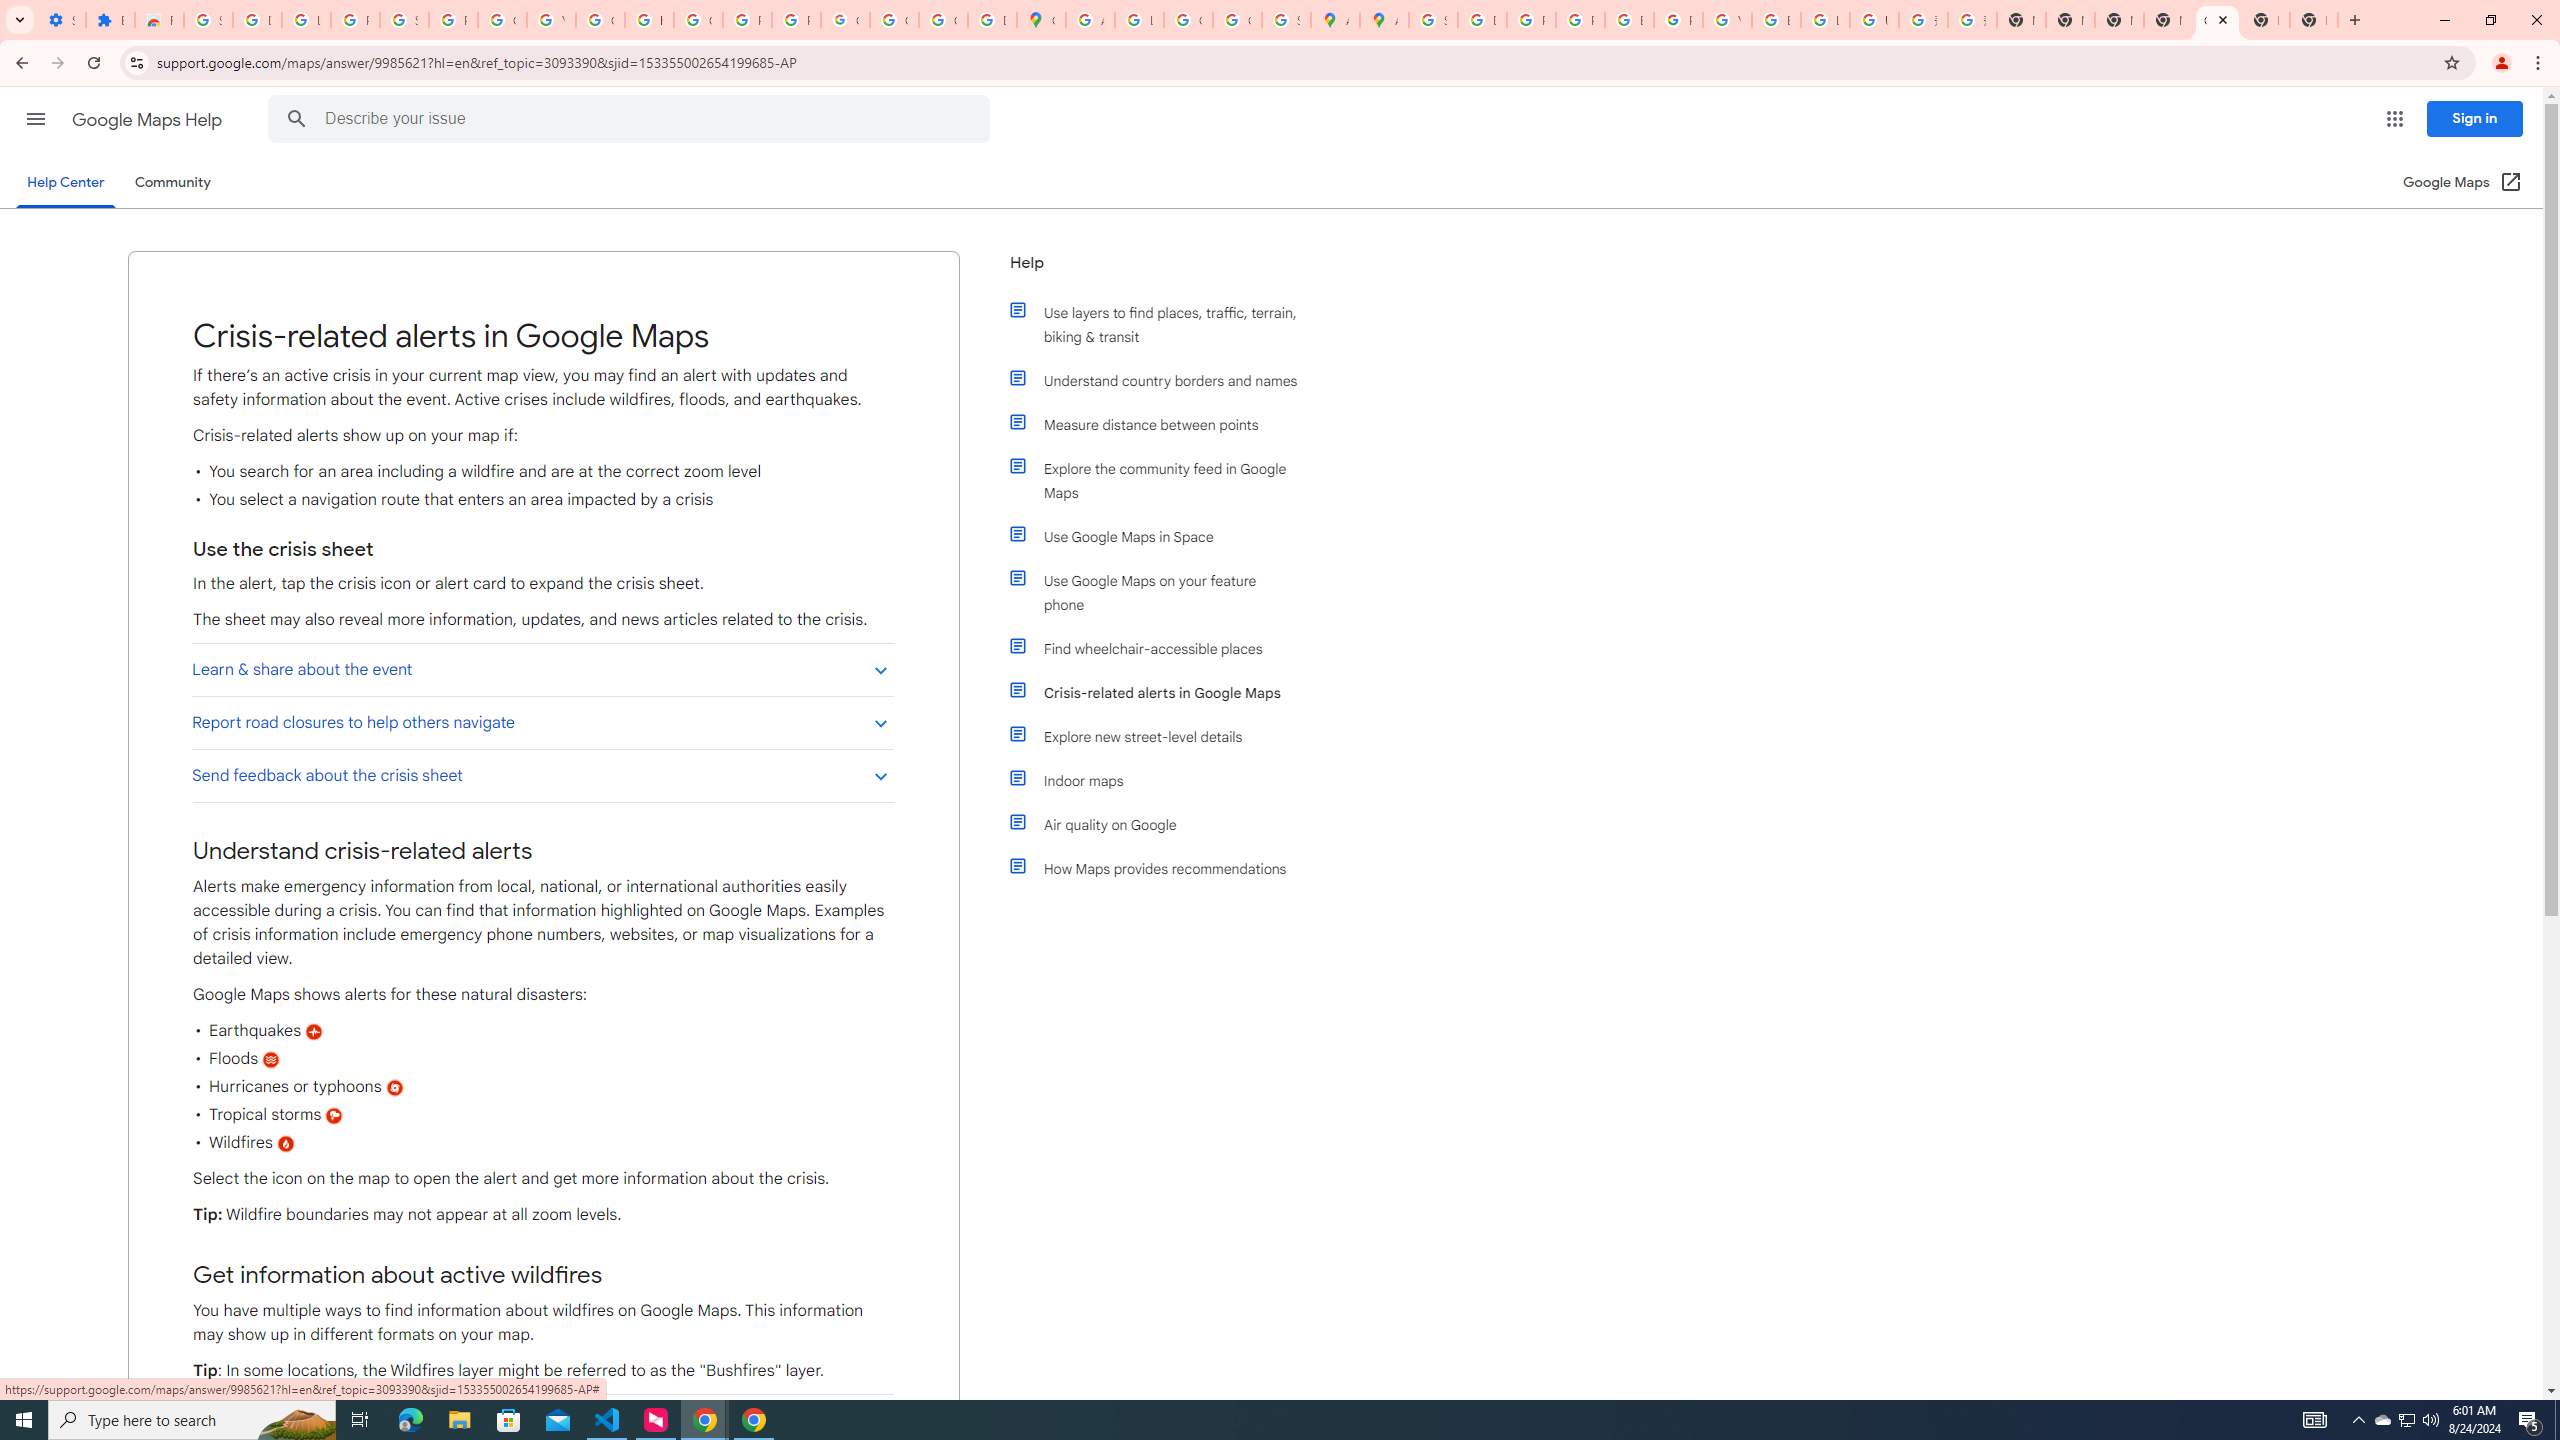  Describe the element at coordinates (632, 118) in the screenshot. I see `'Describe your issue'` at that location.